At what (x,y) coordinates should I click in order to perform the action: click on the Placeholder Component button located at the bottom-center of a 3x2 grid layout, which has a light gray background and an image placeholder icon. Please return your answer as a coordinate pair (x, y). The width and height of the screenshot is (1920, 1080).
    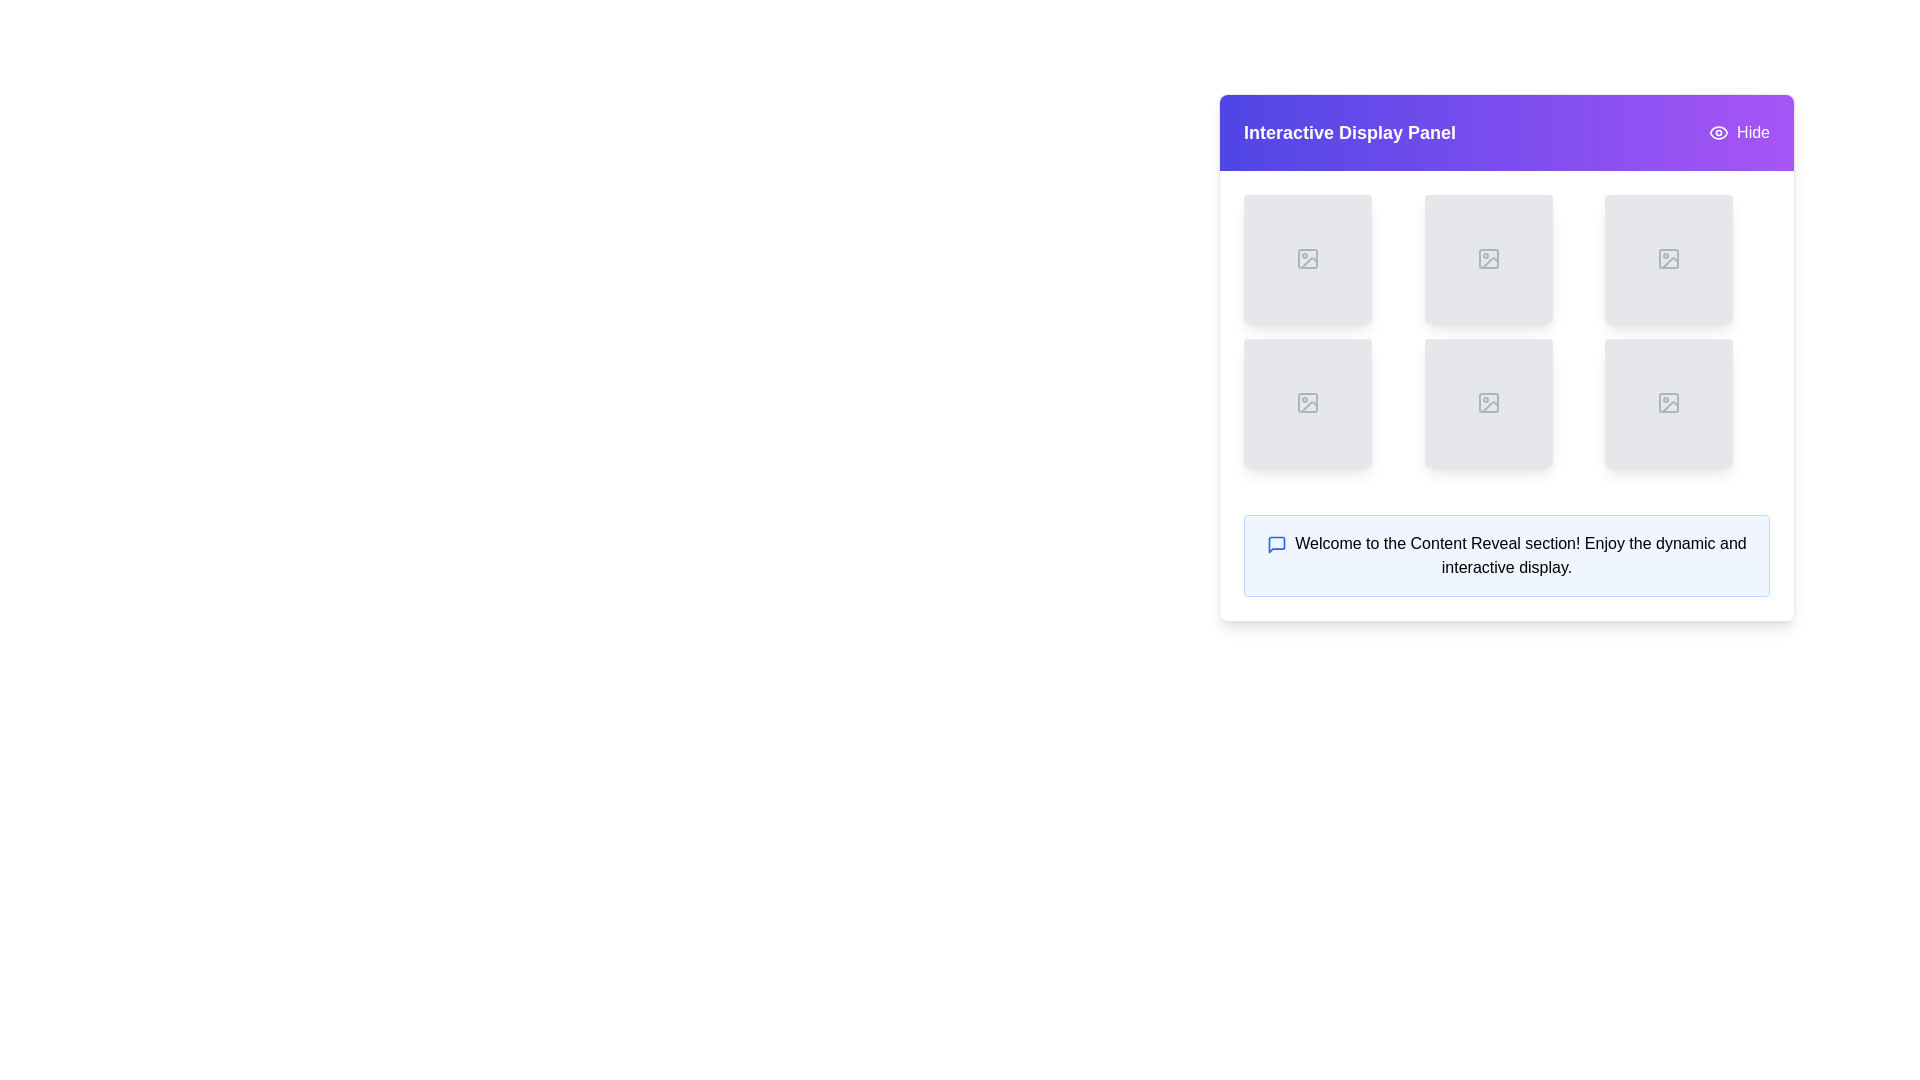
    Looking at the image, I should click on (1488, 402).